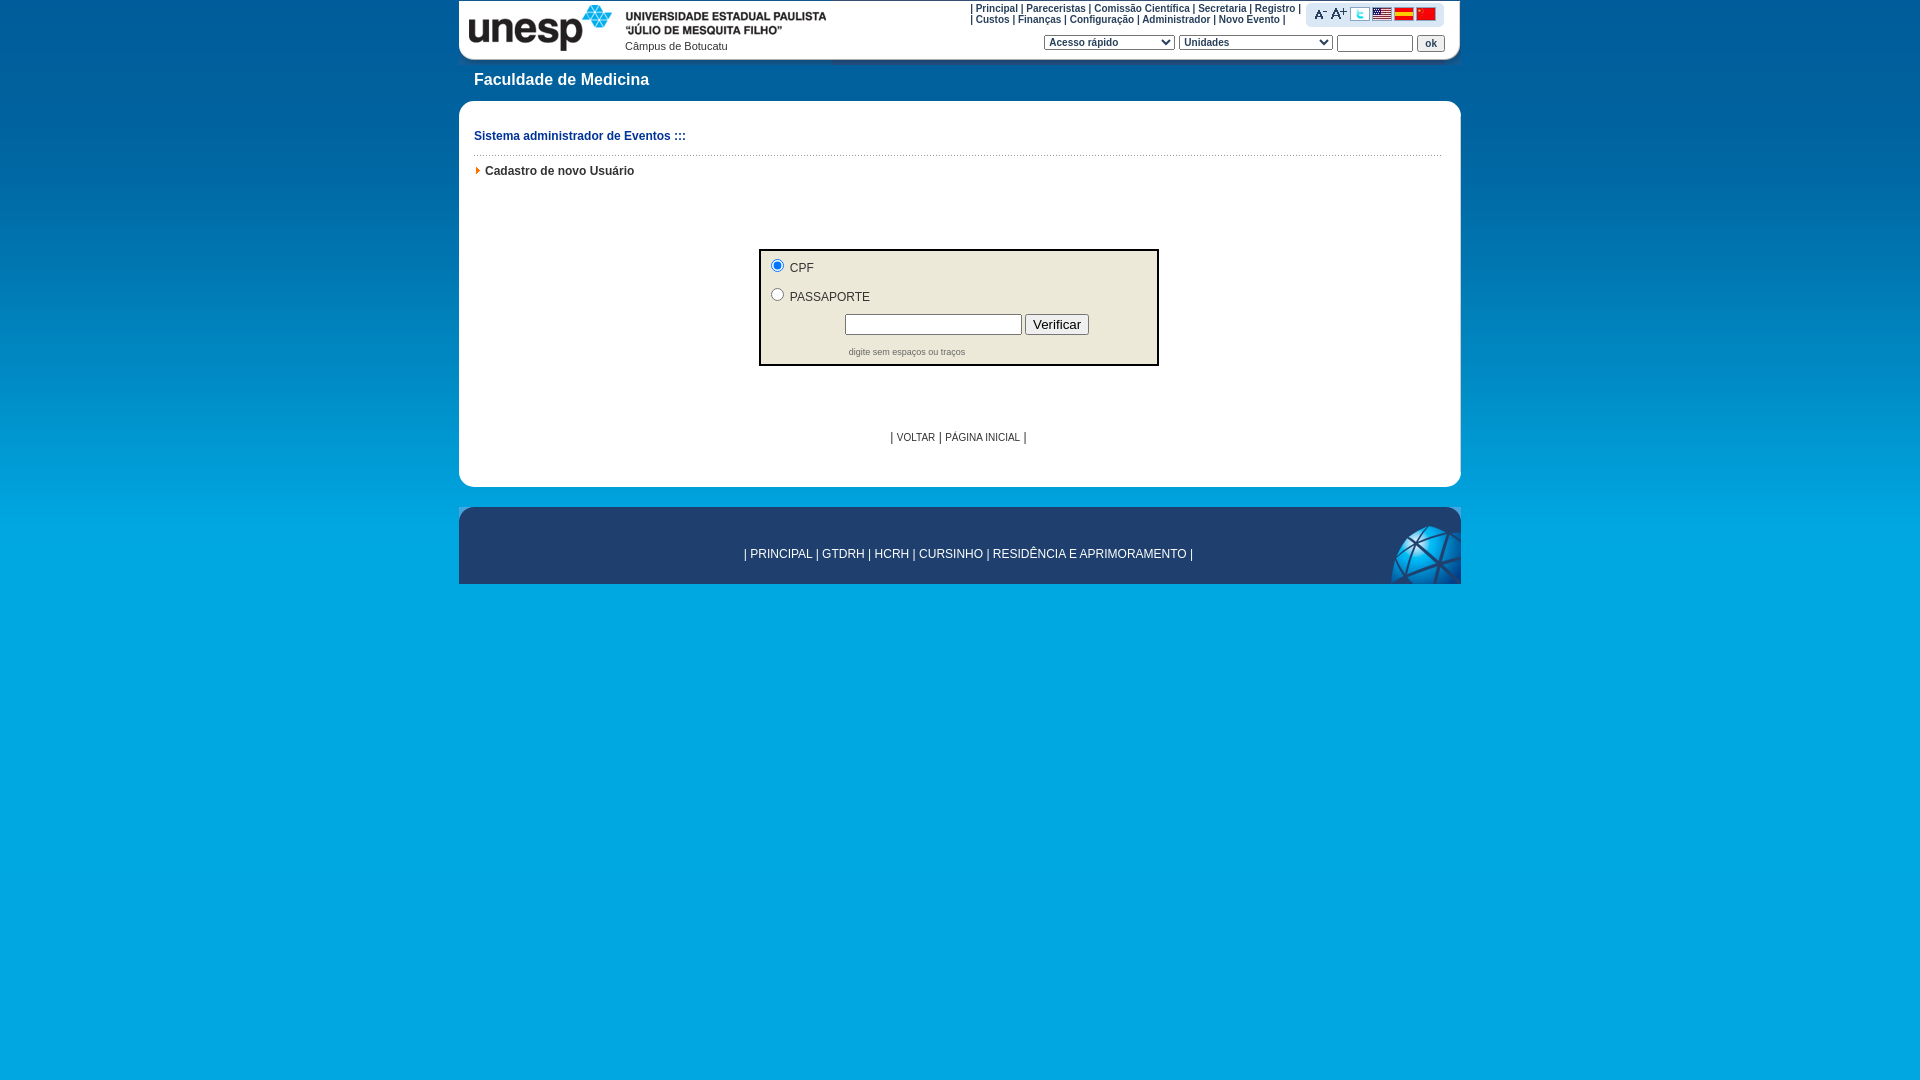 Image resolution: width=1920 pixels, height=1080 pixels. What do you see at coordinates (1339, 12) in the screenshot?
I see `'aumentar fonte'` at bounding box center [1339, 12].